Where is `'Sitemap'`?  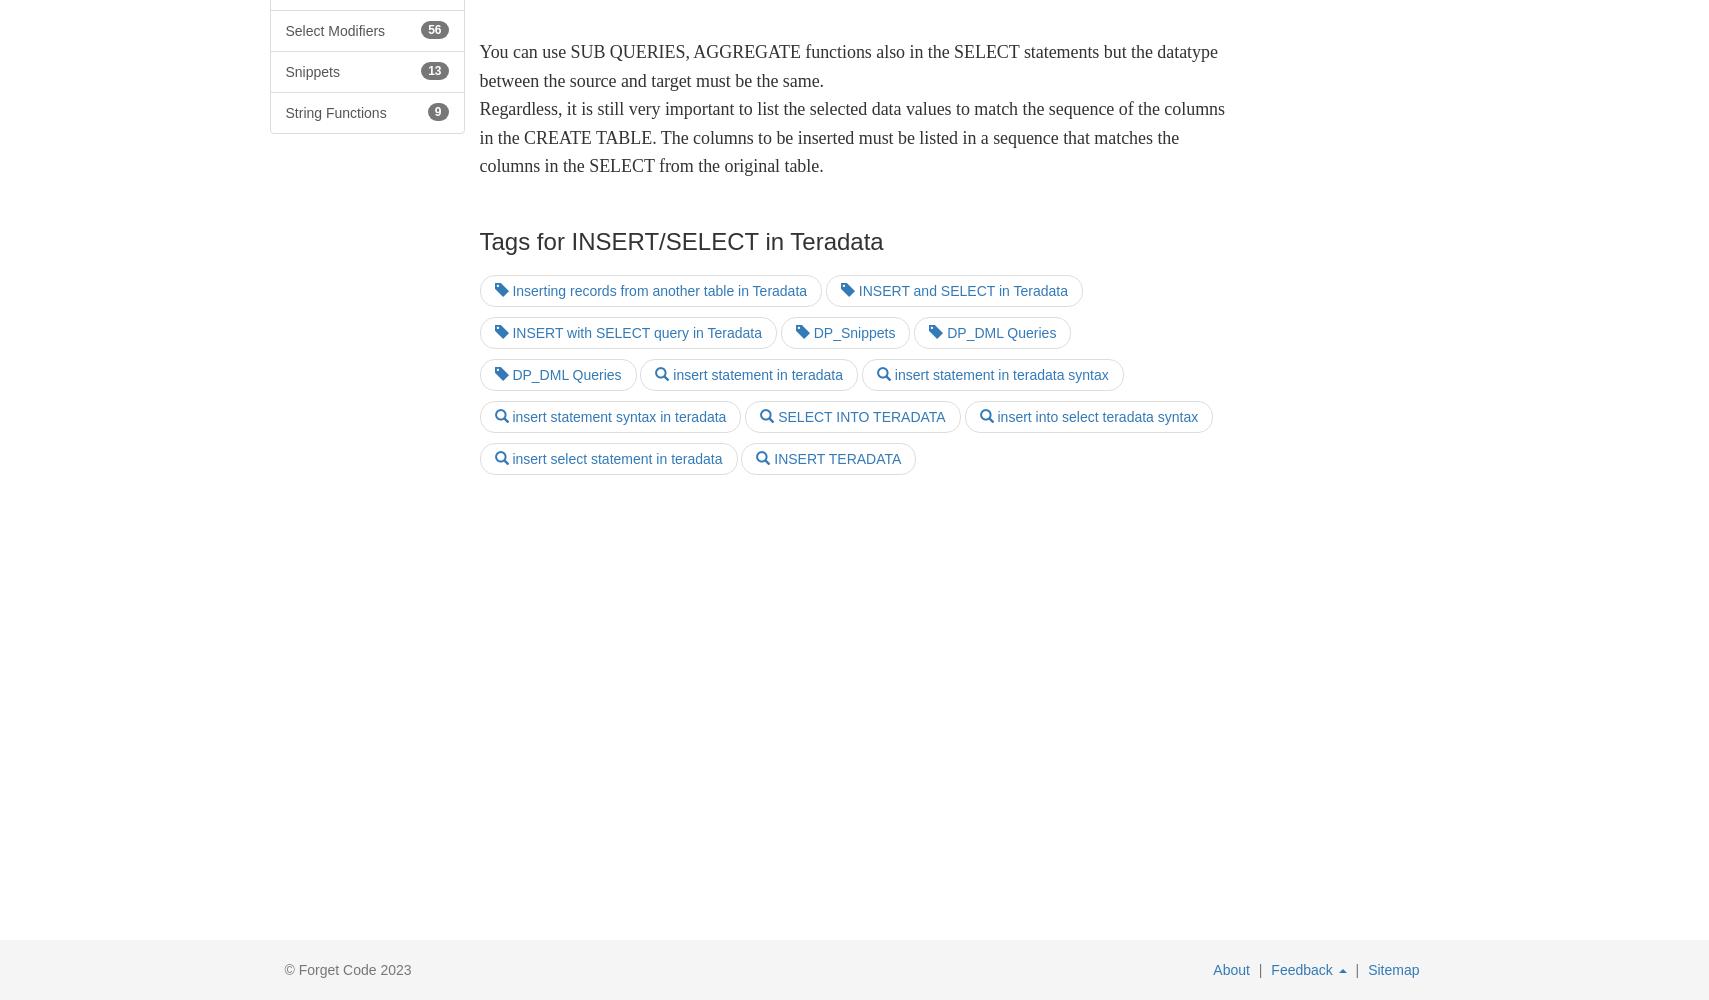
'Sitemap' is located at coordinates (1393, 969).